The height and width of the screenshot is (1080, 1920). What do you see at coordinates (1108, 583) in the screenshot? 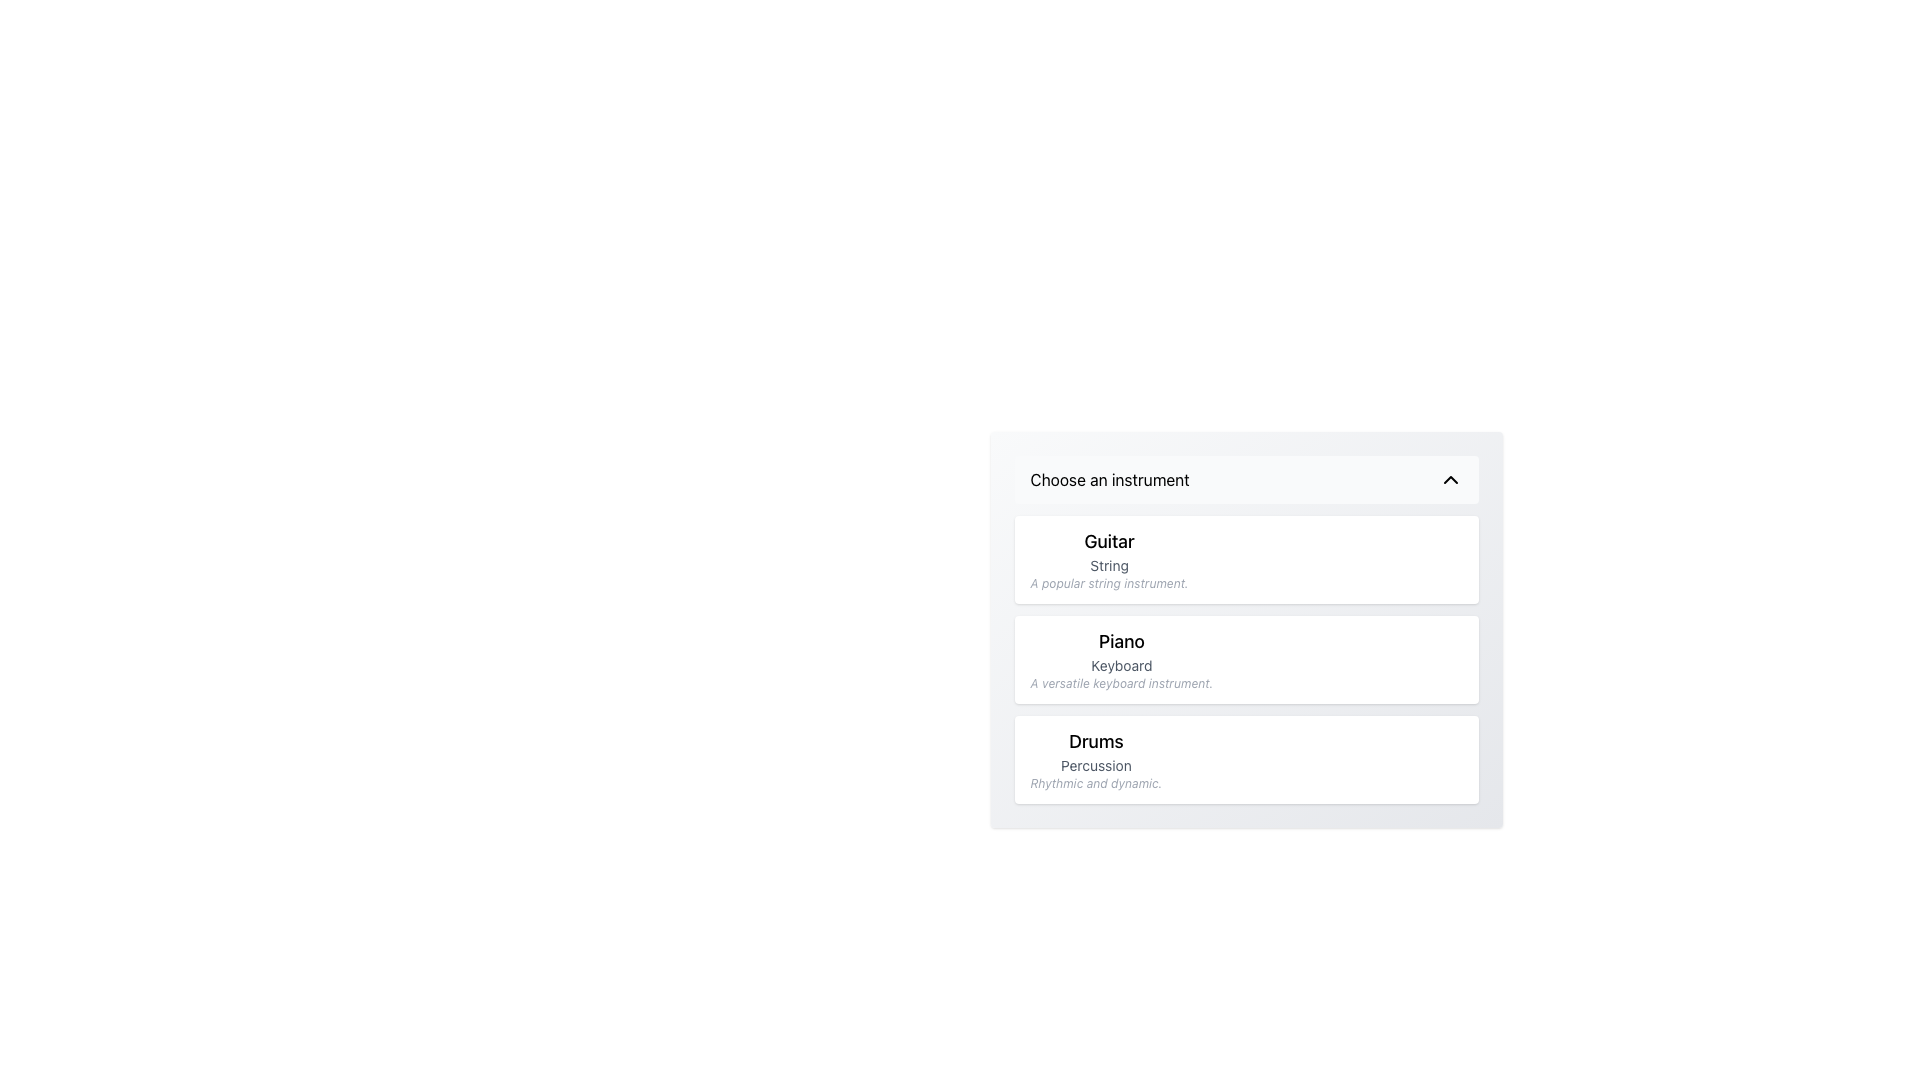
I see `the text snippet reading 'A popular string instrument.' which is styled in a small, italicized font and located below the text 'String' in the 'Choose an instrument' list` at bounding box center [1108, 583].